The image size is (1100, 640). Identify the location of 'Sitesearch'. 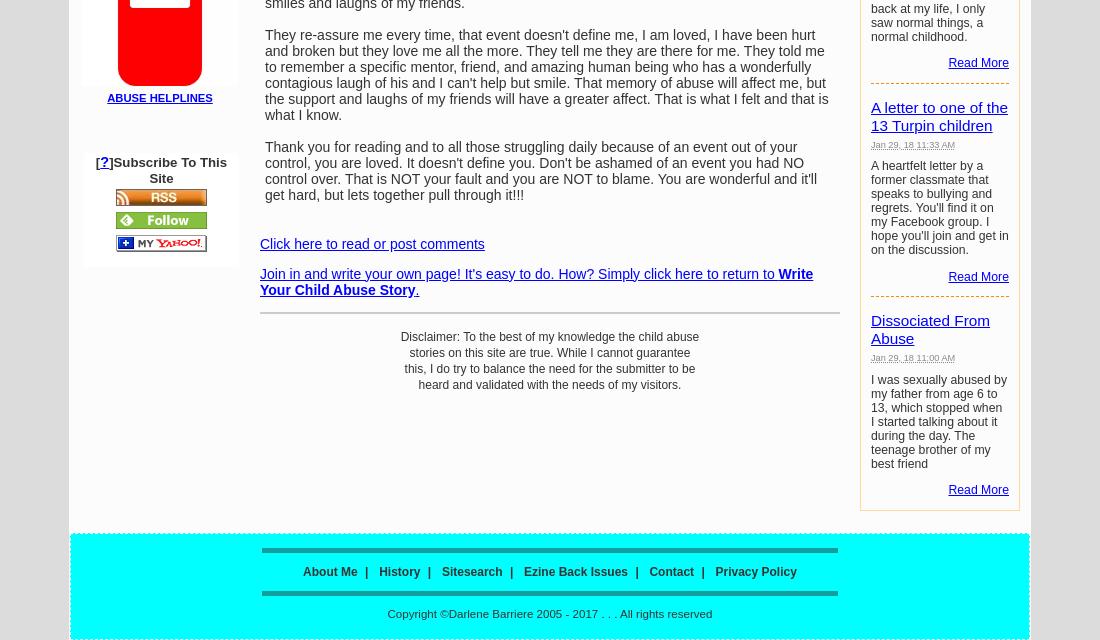
(470, 571).